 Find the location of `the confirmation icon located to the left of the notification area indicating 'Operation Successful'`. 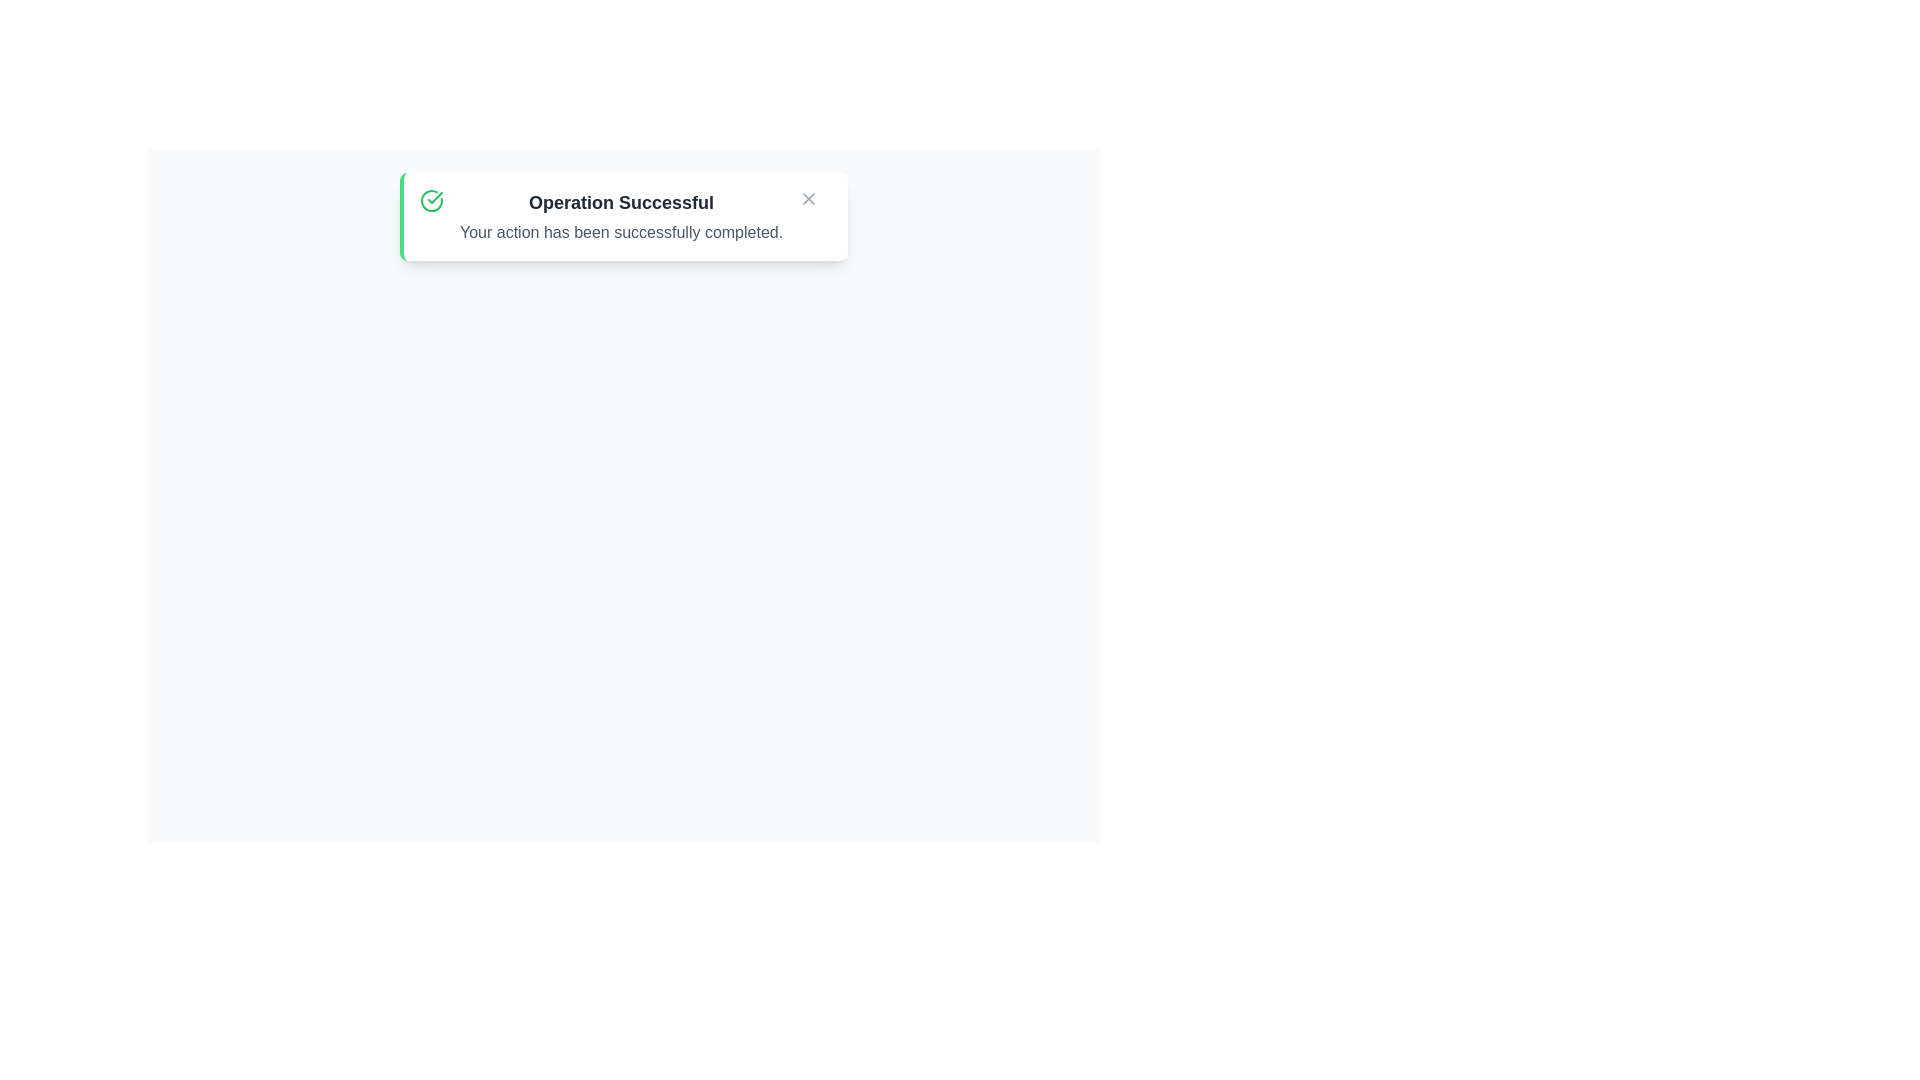

the confirmation icon located to the left of the notification area indicating 'Operation Successful' is located at coordinates (431, 200).